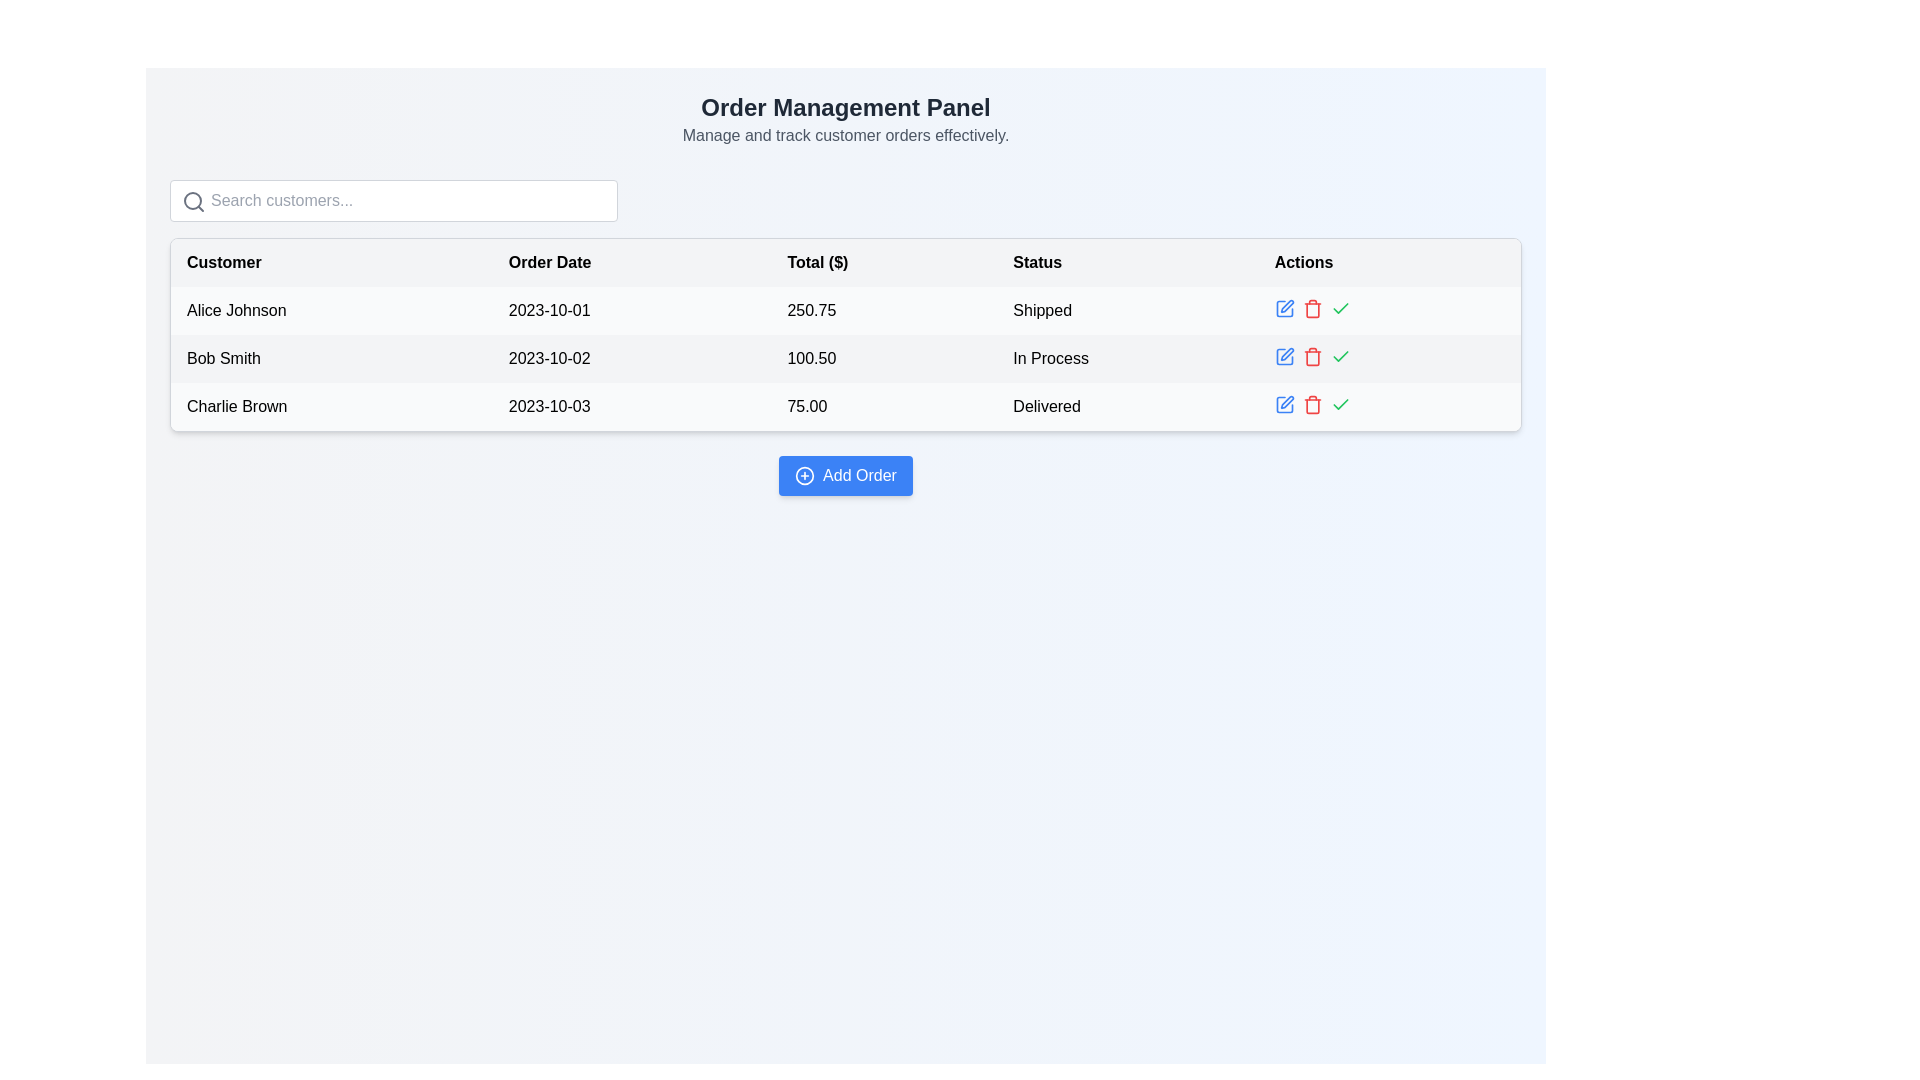 The width and height of the screenshot is (1920, 1080). Describe the element at coordinates (1340, 355) in the screenshot. I see `the checkmark icon in the 'Actions' column of the second row of the data table, which indicates 'In Process' status` at that location.